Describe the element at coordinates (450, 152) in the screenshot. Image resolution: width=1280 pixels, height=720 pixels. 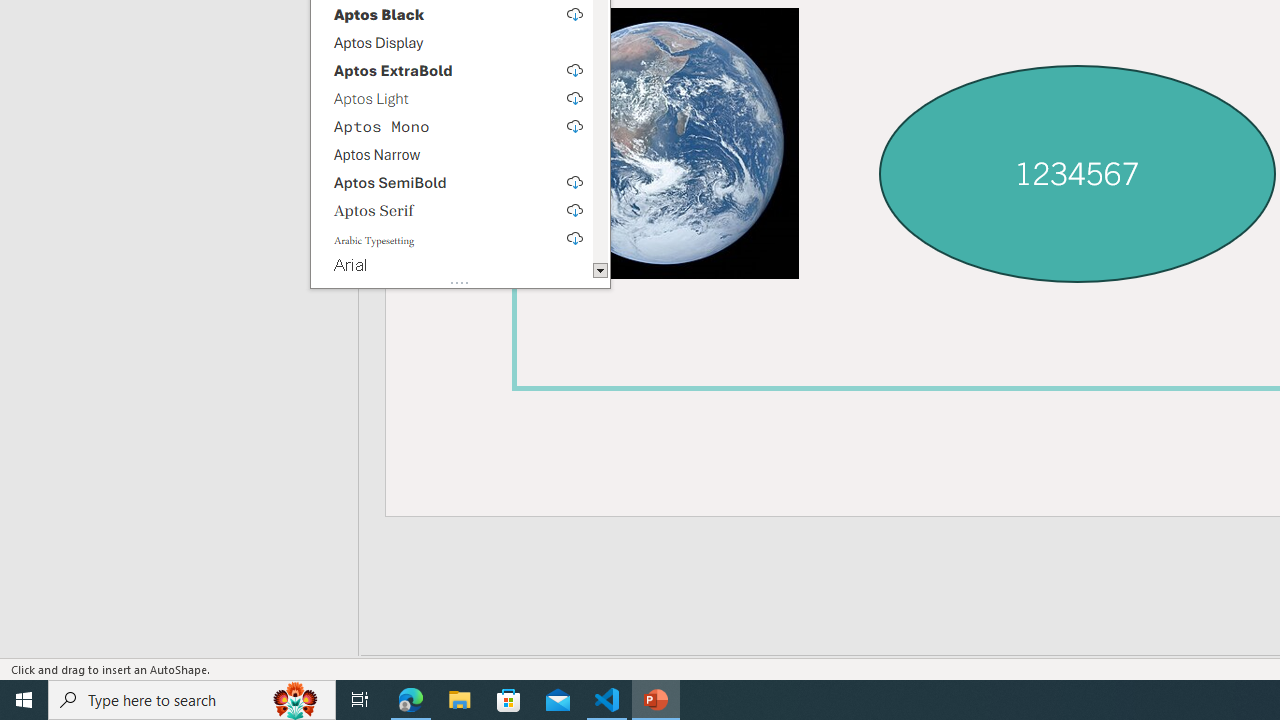
I see `'Aptos Narrow'` at that location.